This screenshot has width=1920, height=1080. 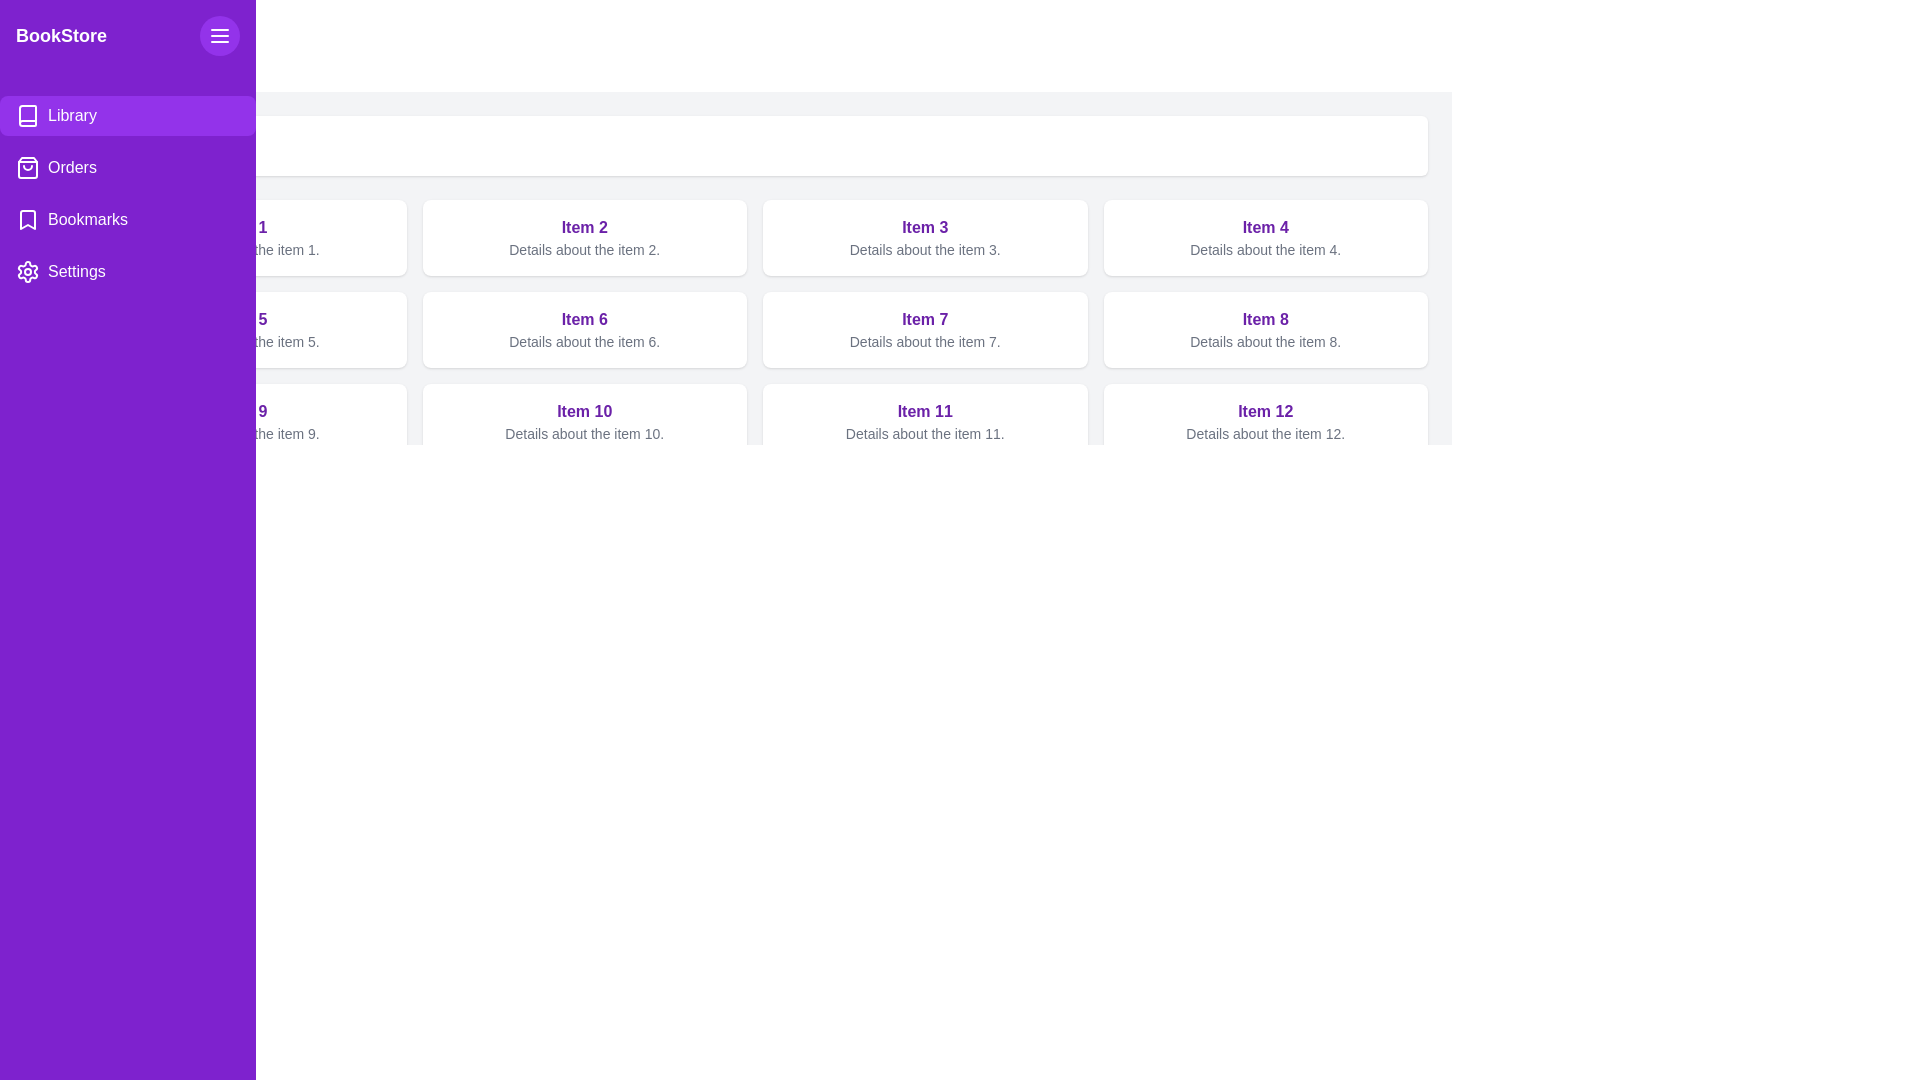 I want to click on the informational Text label located beneath the heading 'Item 12' in the twelfth card of the grid layout, so click(x=1264, y=433).